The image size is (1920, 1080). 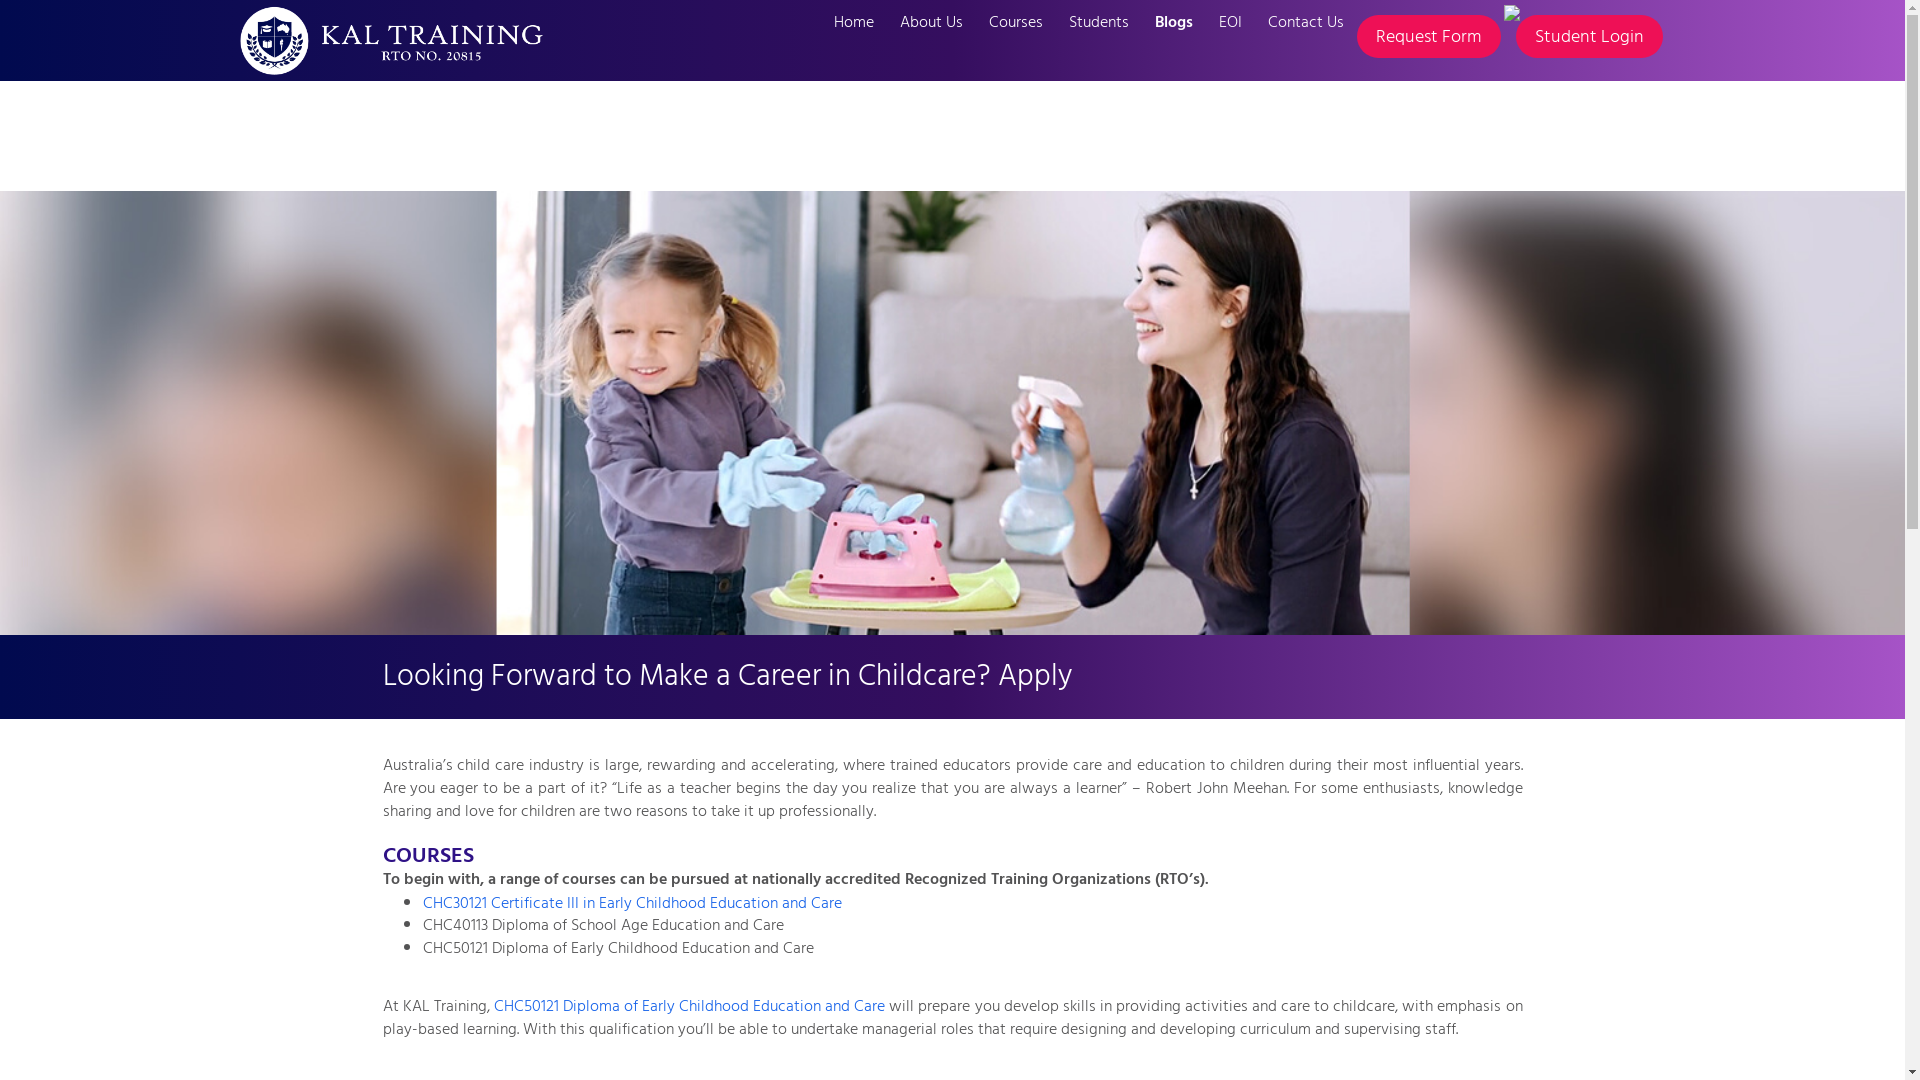 What do you see at coordinates (1588, 35) in the screenshot?
I see `'Student Login'` at bounding box center [1588, 35].